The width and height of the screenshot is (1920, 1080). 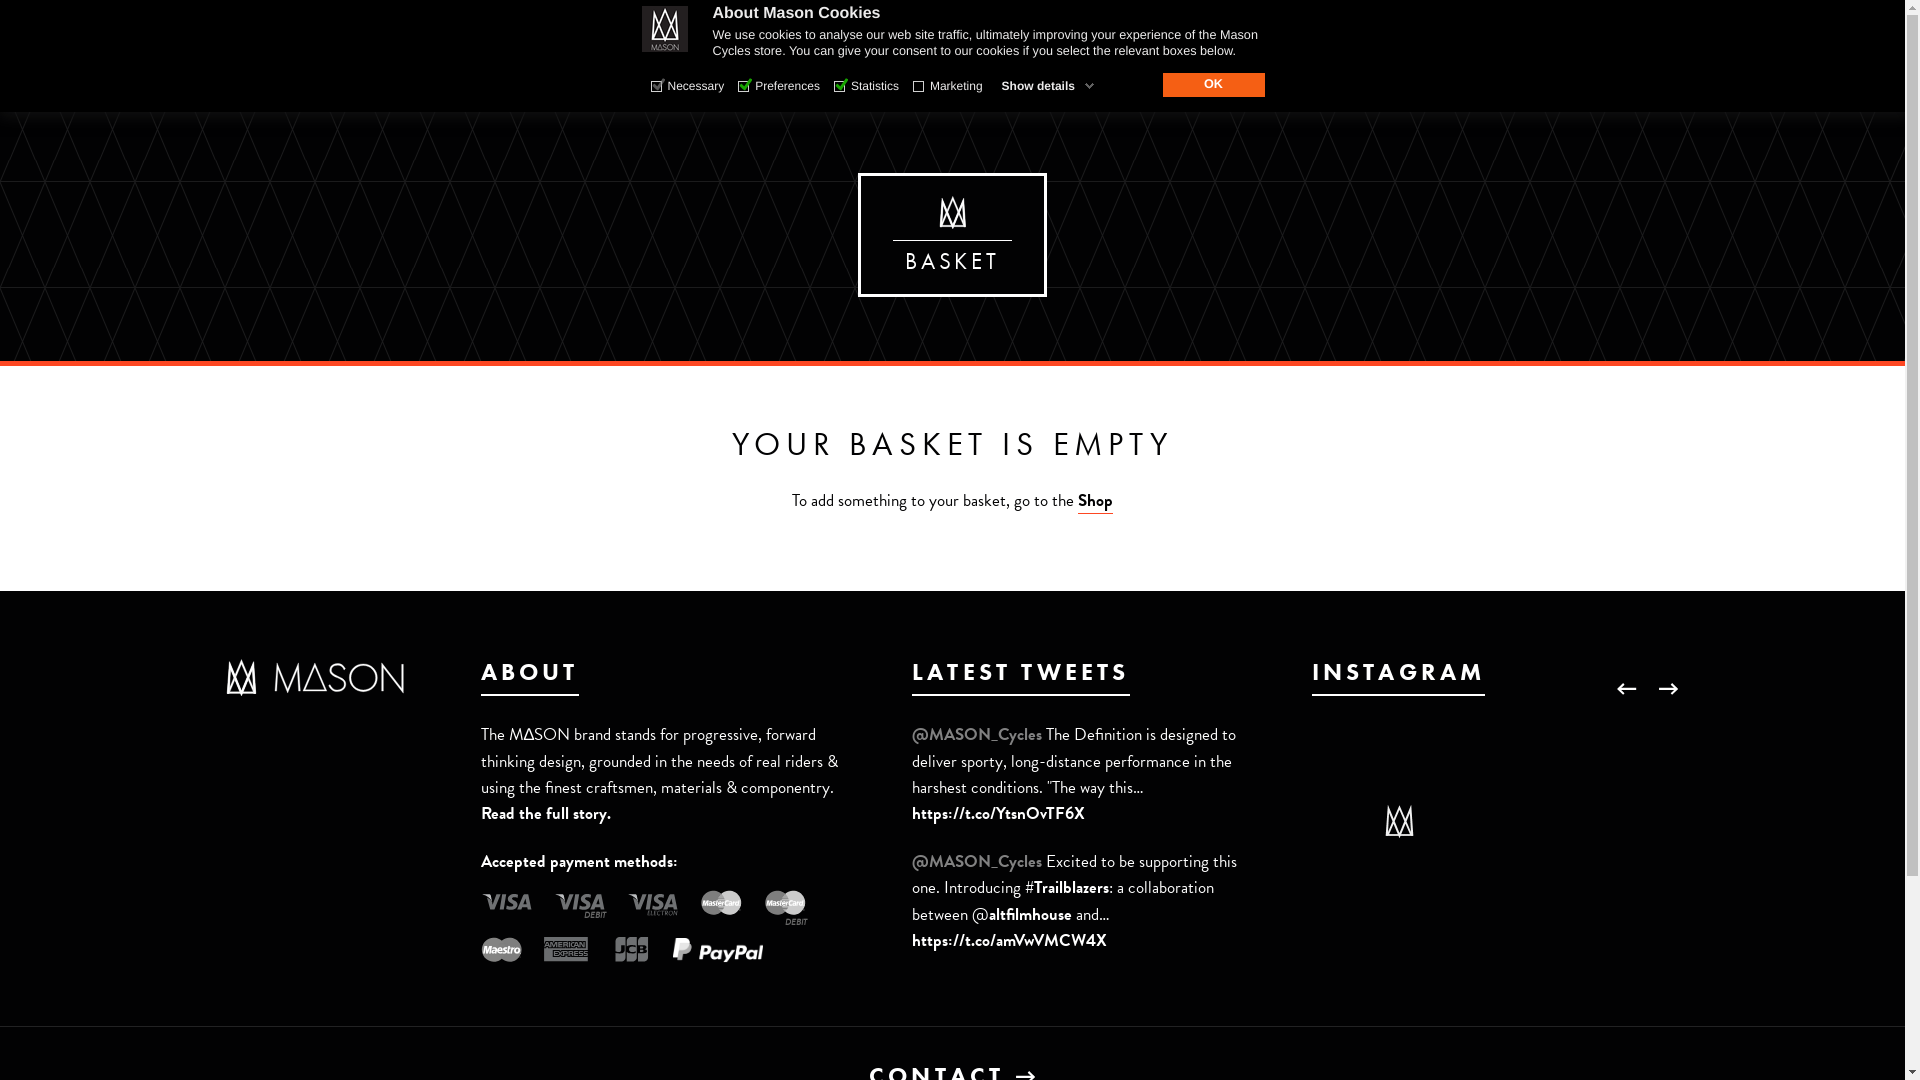 I want to click on 'ACCESSORIES', so click(x=953, y=72).